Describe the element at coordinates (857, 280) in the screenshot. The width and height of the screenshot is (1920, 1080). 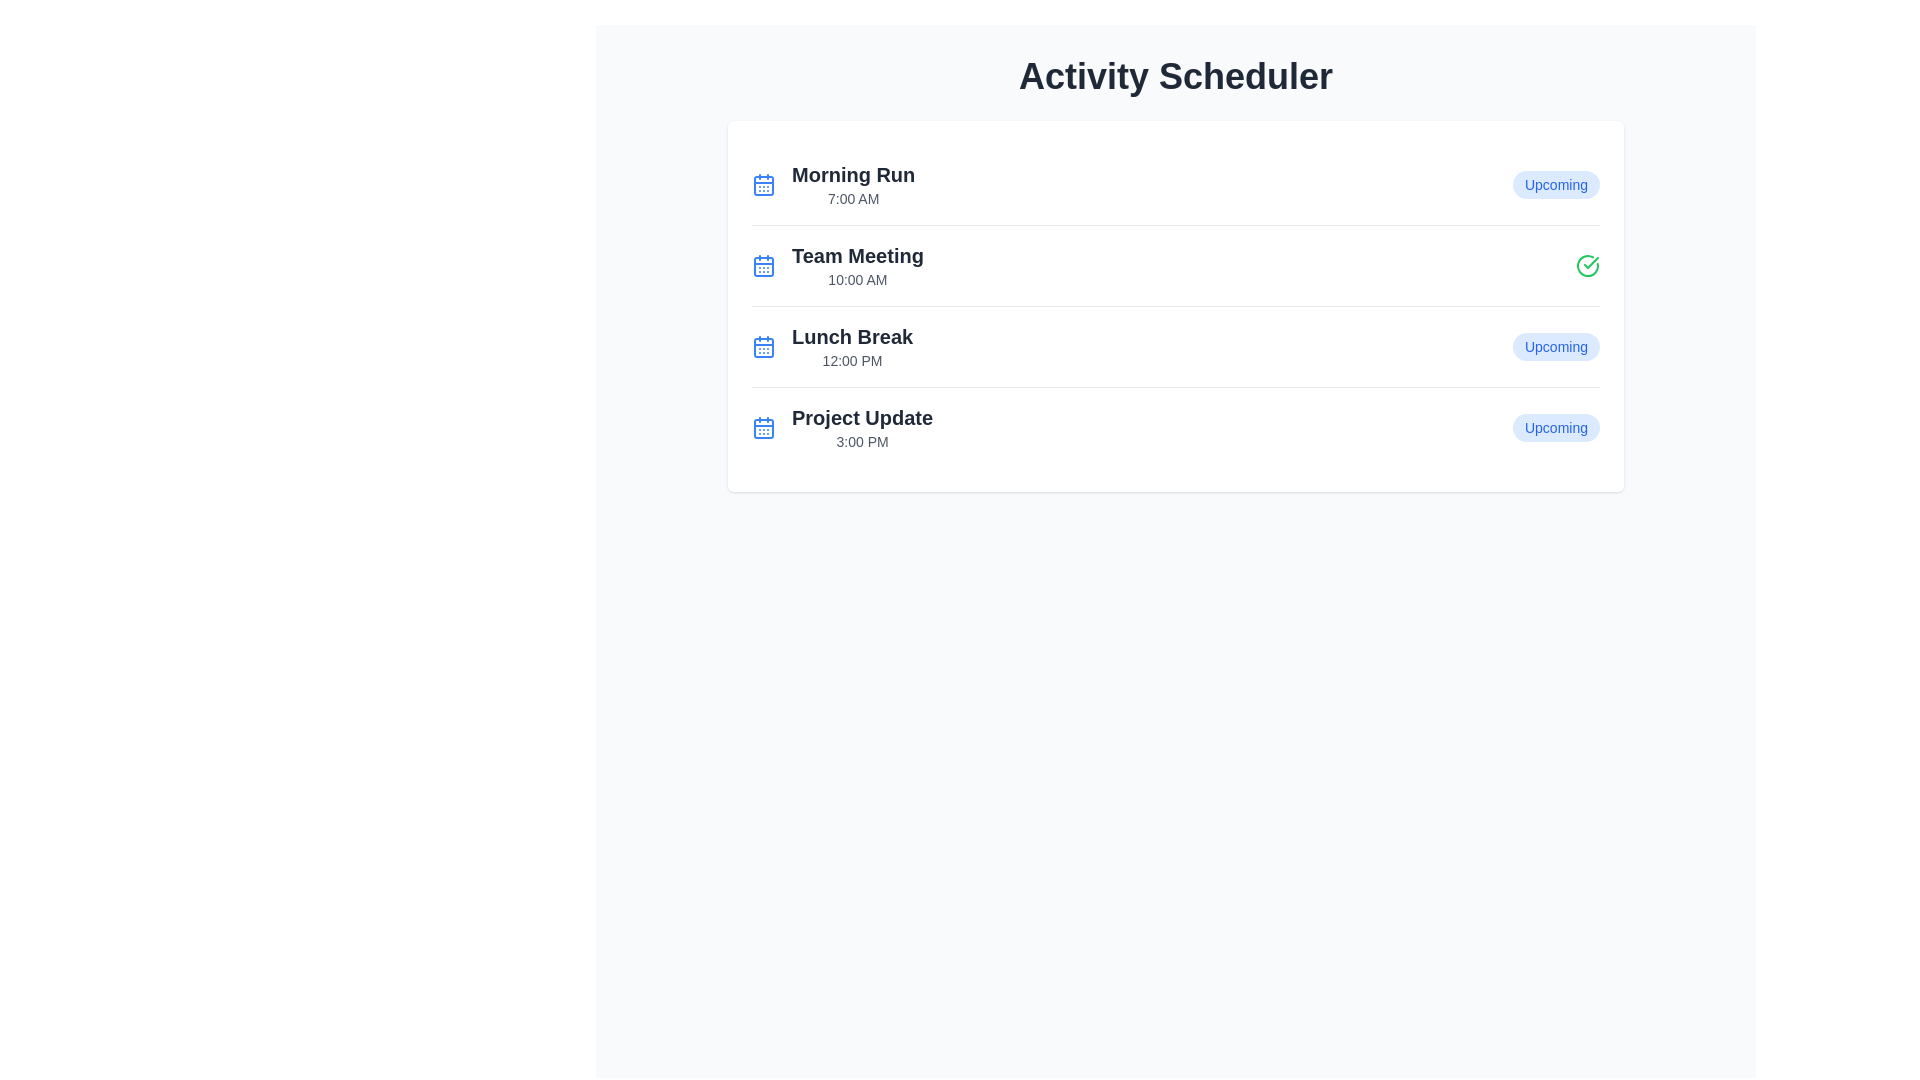
I see `the text element displaying '10:00 AM' in gray color, located below 'Team Meeting' in the schedule list` at that location.